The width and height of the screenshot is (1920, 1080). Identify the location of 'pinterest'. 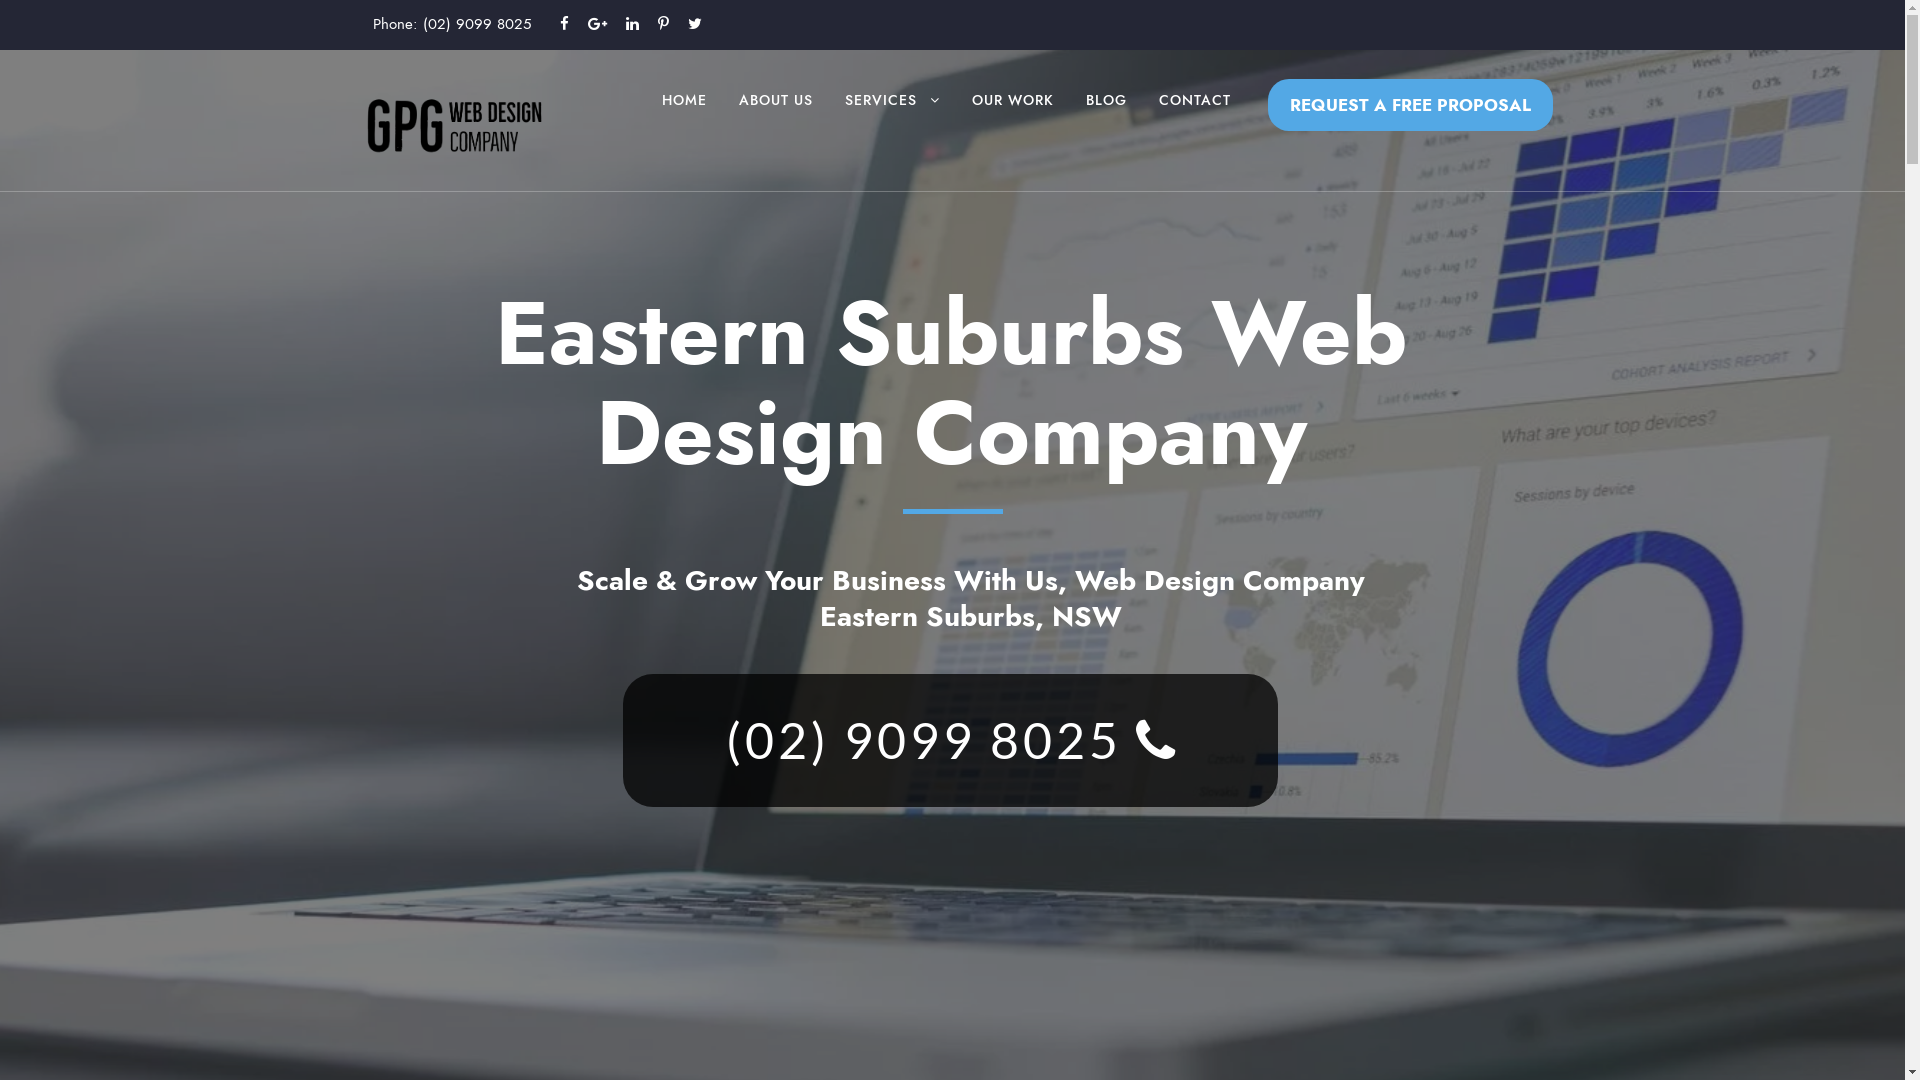
(663, 23).